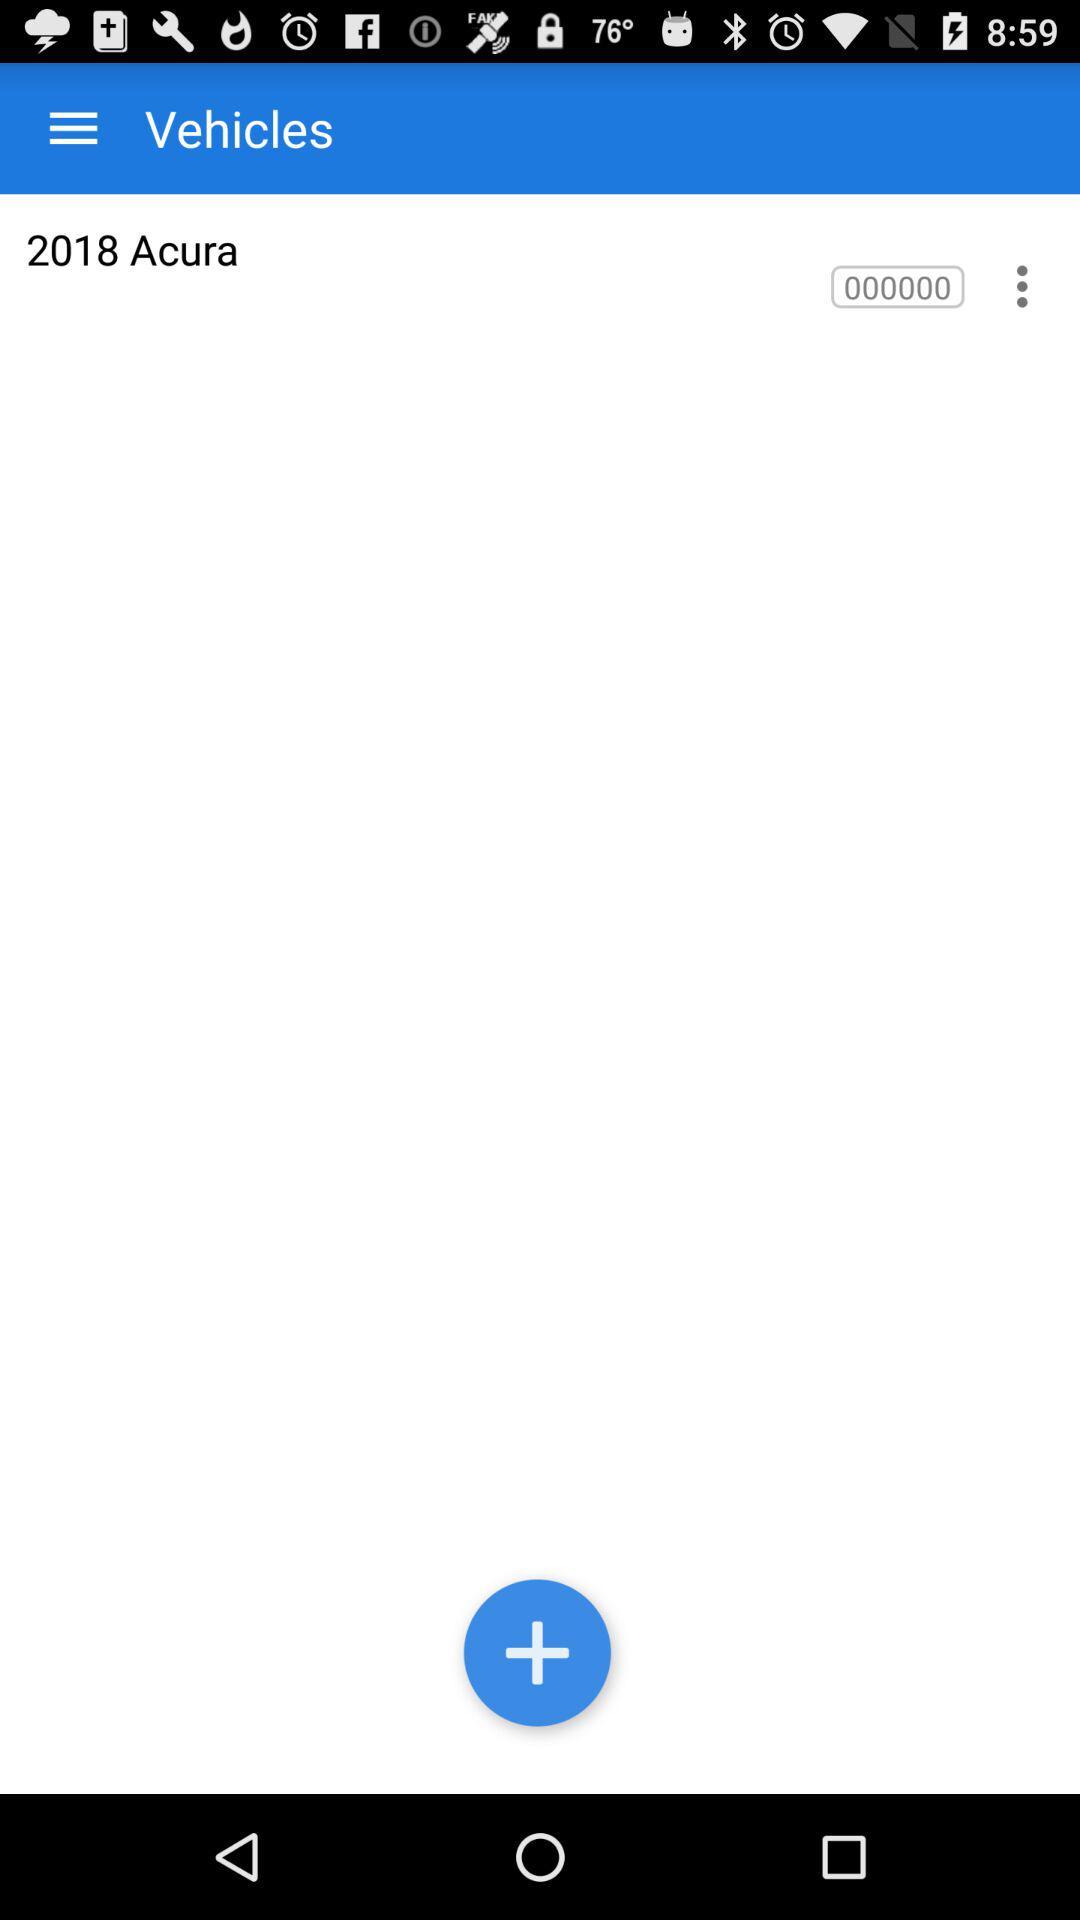  I want to click on the item to the right of the 2018 acura app, so click(896, 285).